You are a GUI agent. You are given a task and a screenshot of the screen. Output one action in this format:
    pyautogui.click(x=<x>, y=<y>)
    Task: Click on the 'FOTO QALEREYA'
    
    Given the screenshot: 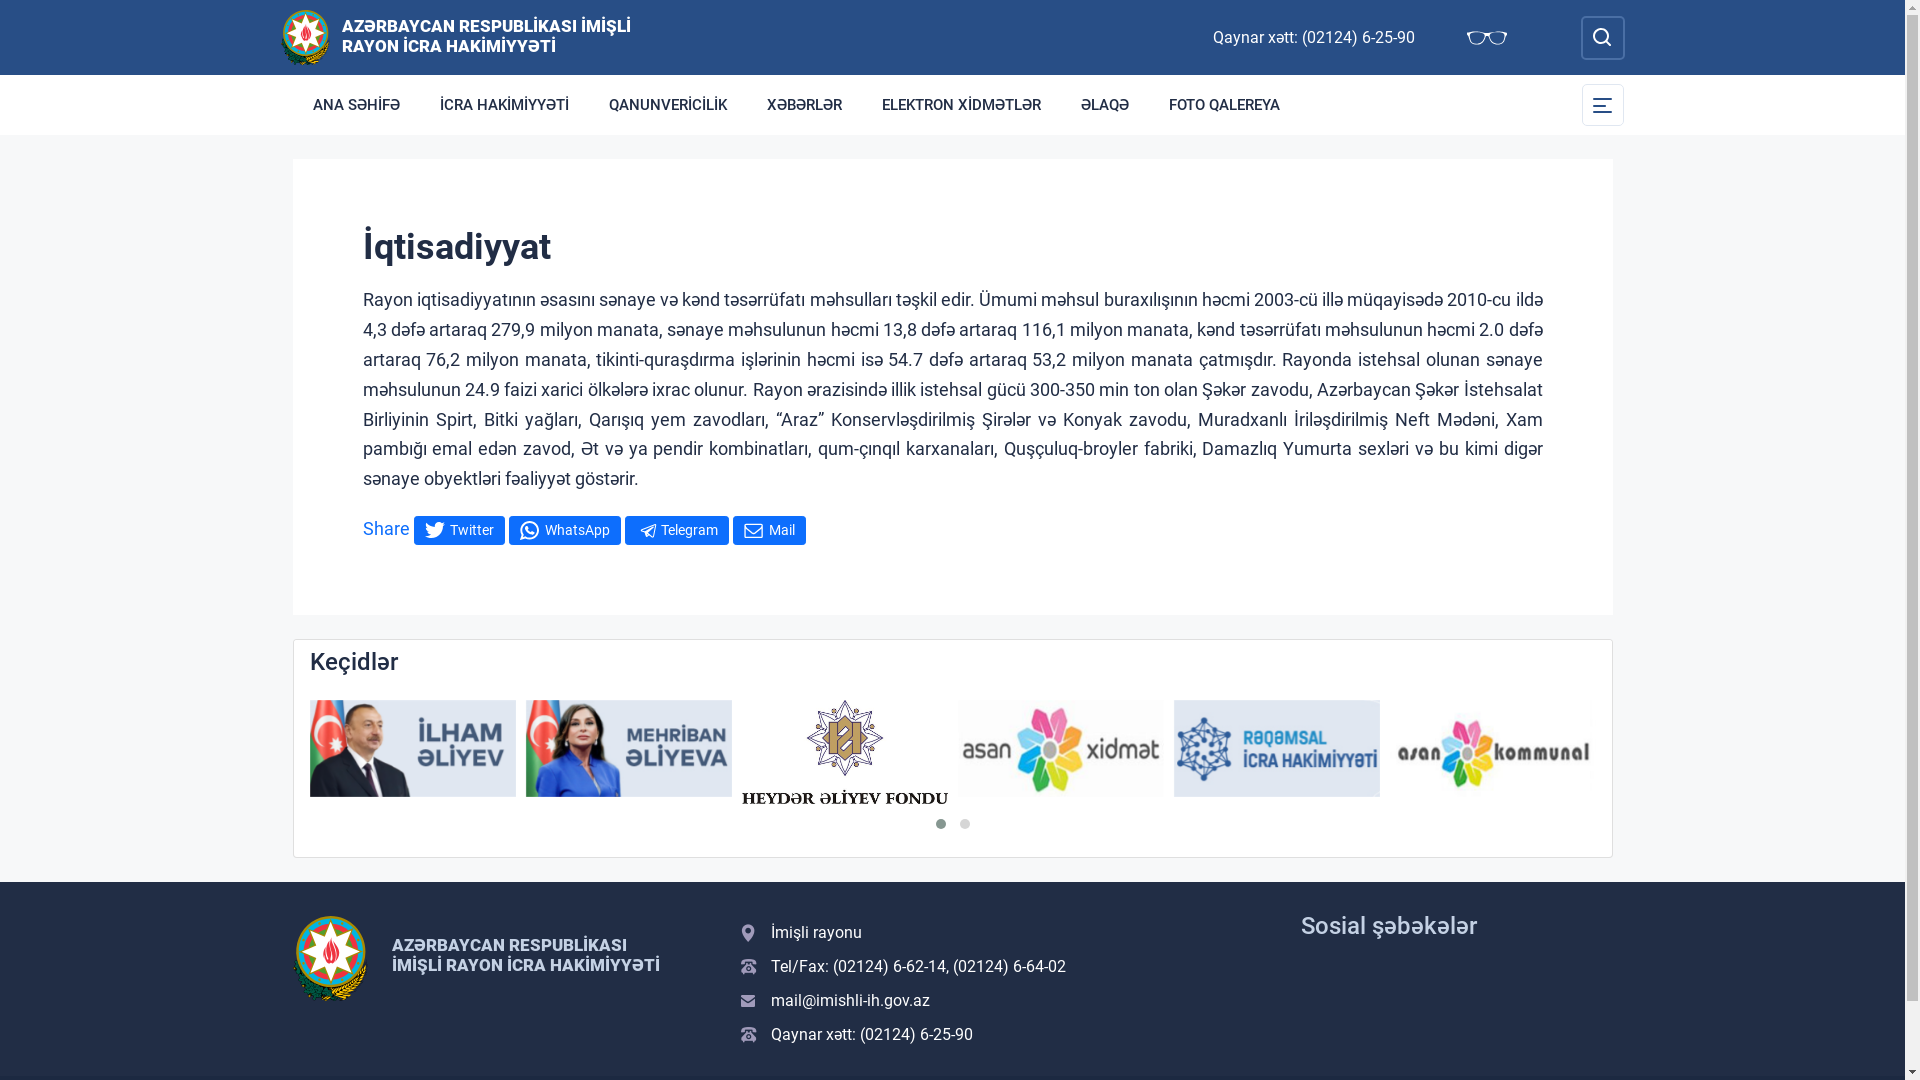 What is the action you would take?
    pyautogui.click(x=1222, y=104)
    